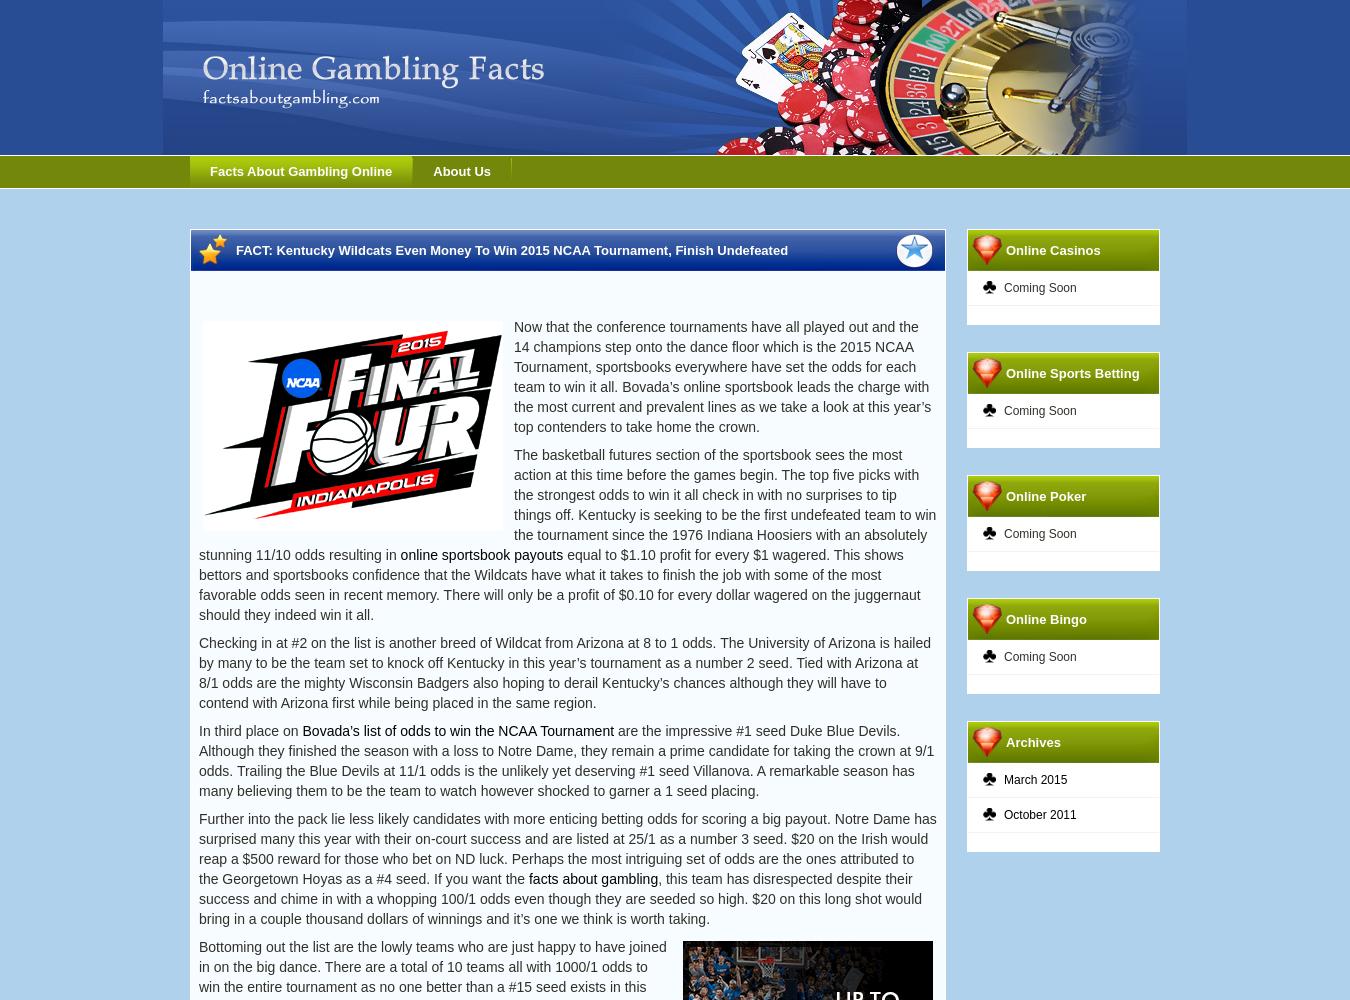  What do you see at coordinates (593, 879) in the screenshot?
I see `'facts about gambling'` at bounding box center [593, 879].